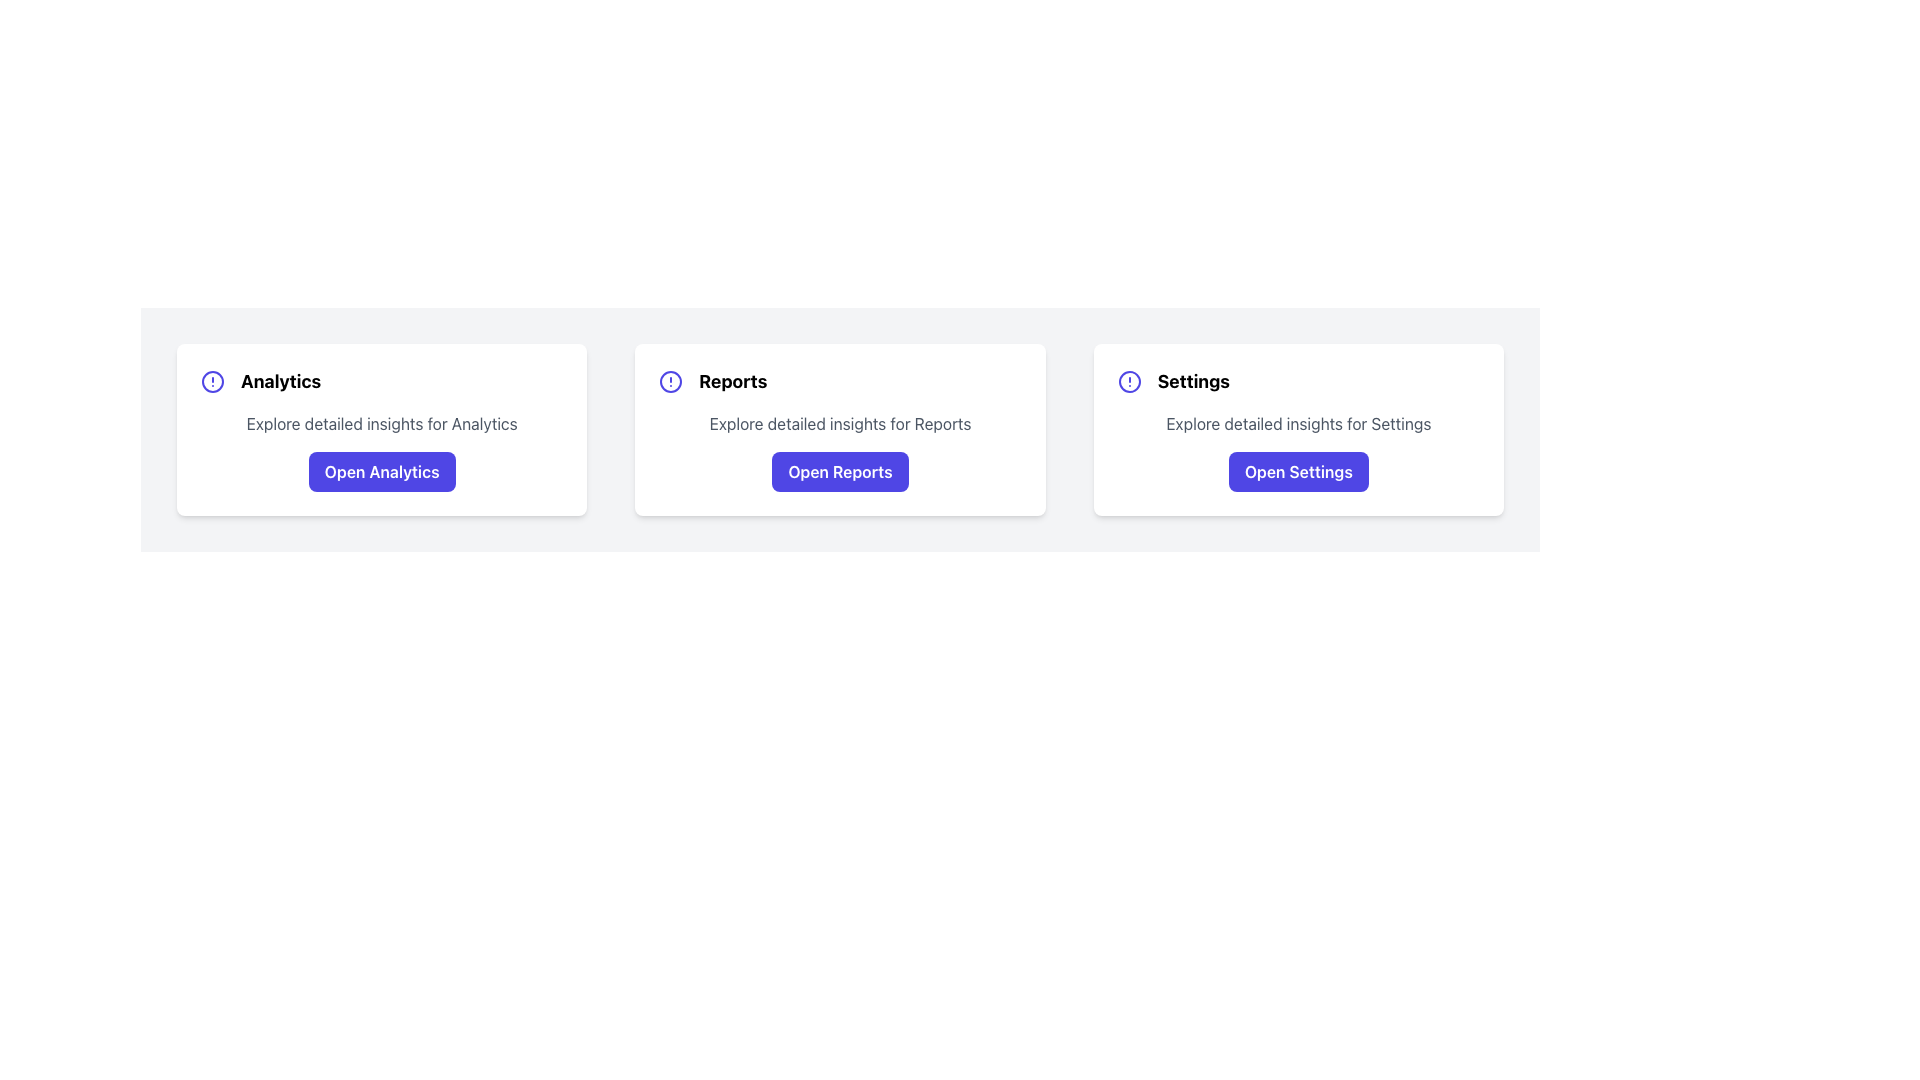 The width and height of the screenshot is (1920, 1080). What do you see at coordinates (840, 471) in the screenshot?
I see `the centrally located button in the 'Reports' card` at bounding box center [840, 471].